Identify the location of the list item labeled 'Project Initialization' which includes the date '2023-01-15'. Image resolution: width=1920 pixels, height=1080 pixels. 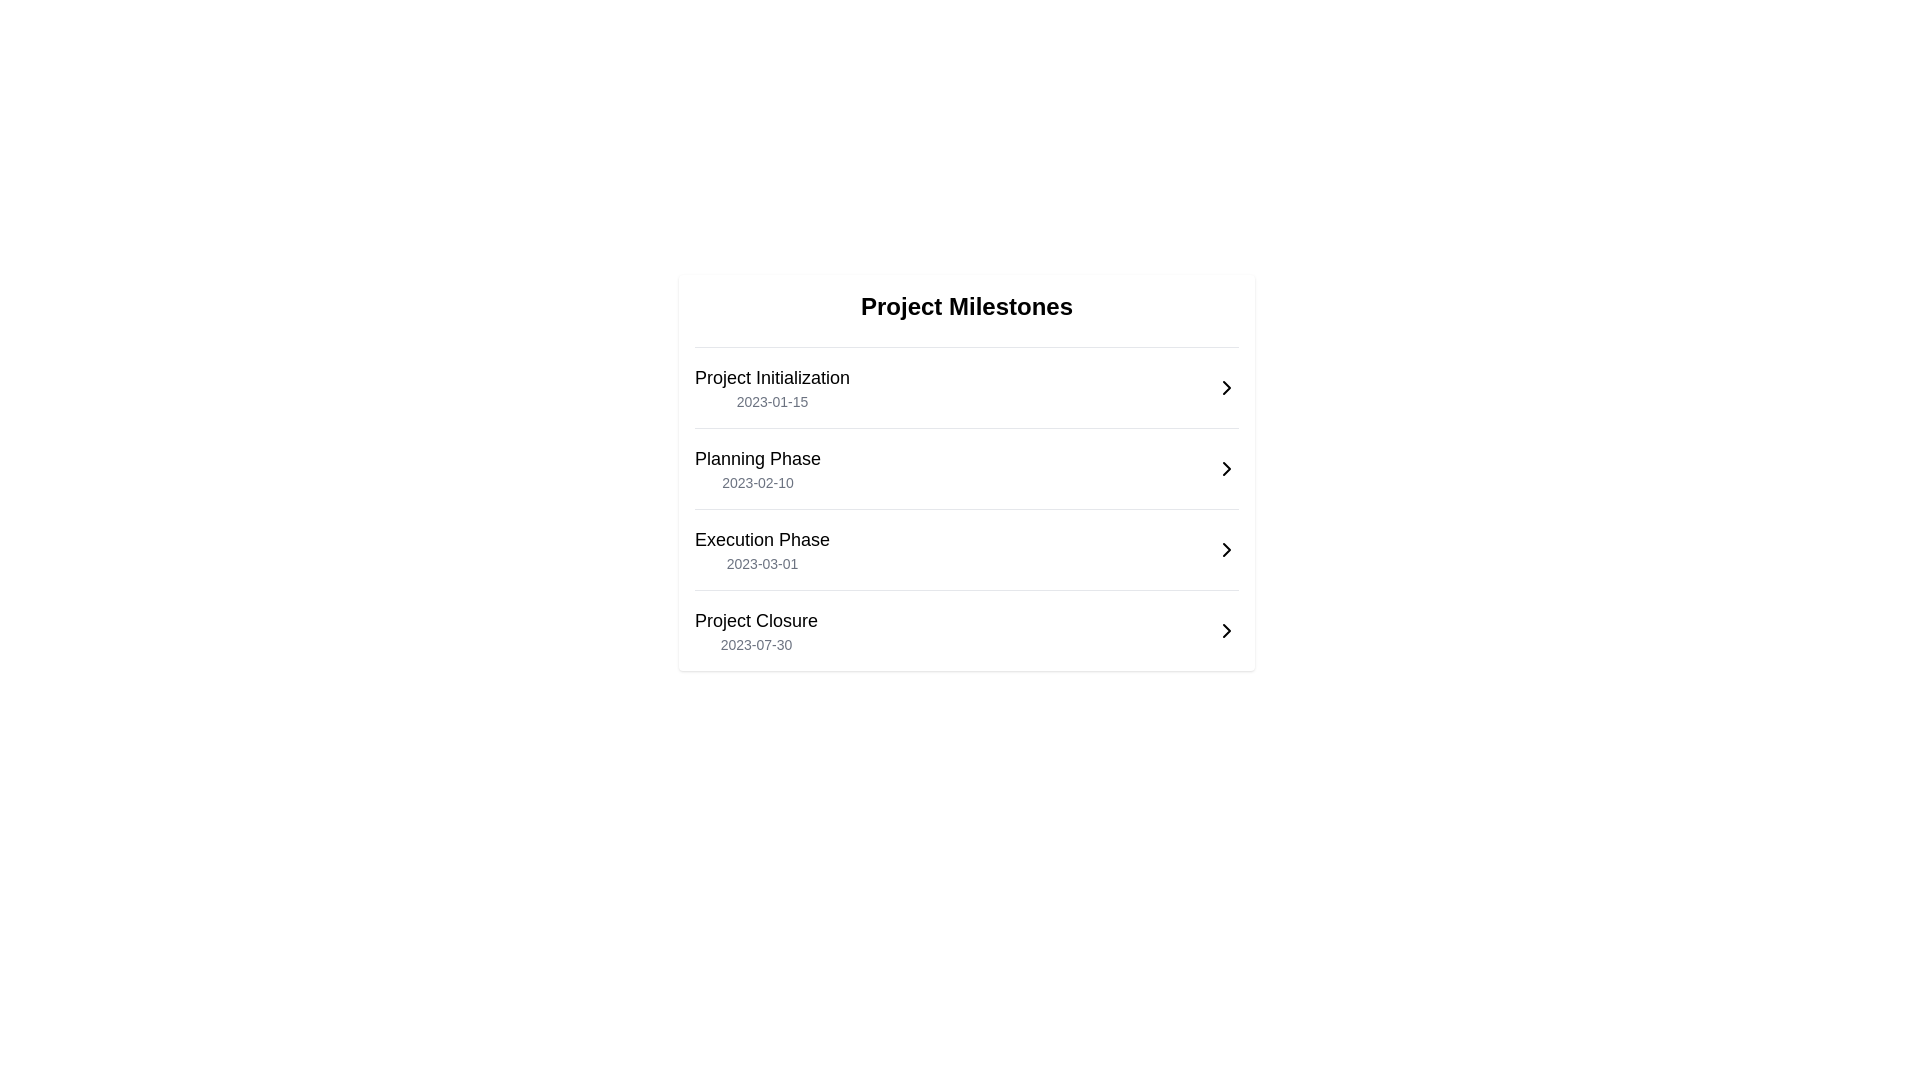
(771, 388).